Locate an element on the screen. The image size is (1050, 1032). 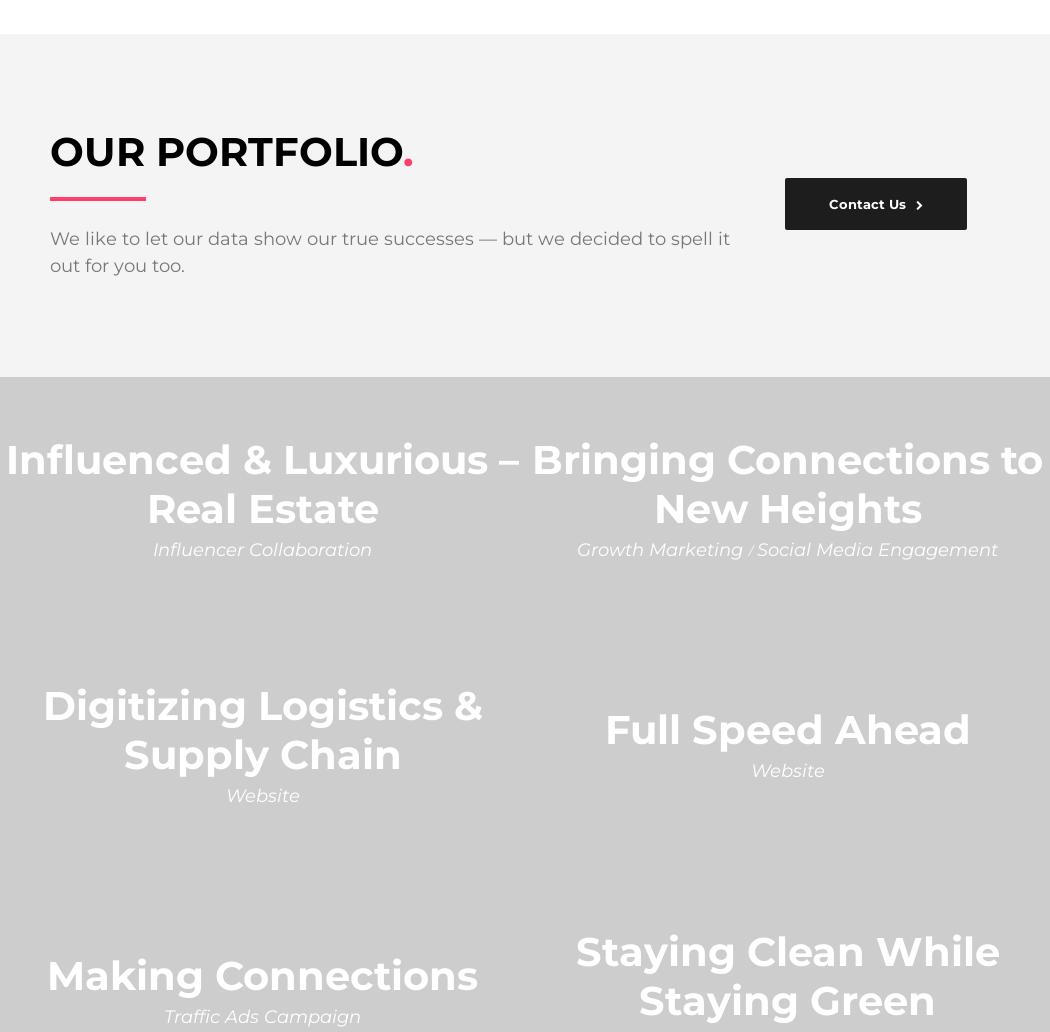
'Full Speed Ahead' is located at coordinates (786, 728).